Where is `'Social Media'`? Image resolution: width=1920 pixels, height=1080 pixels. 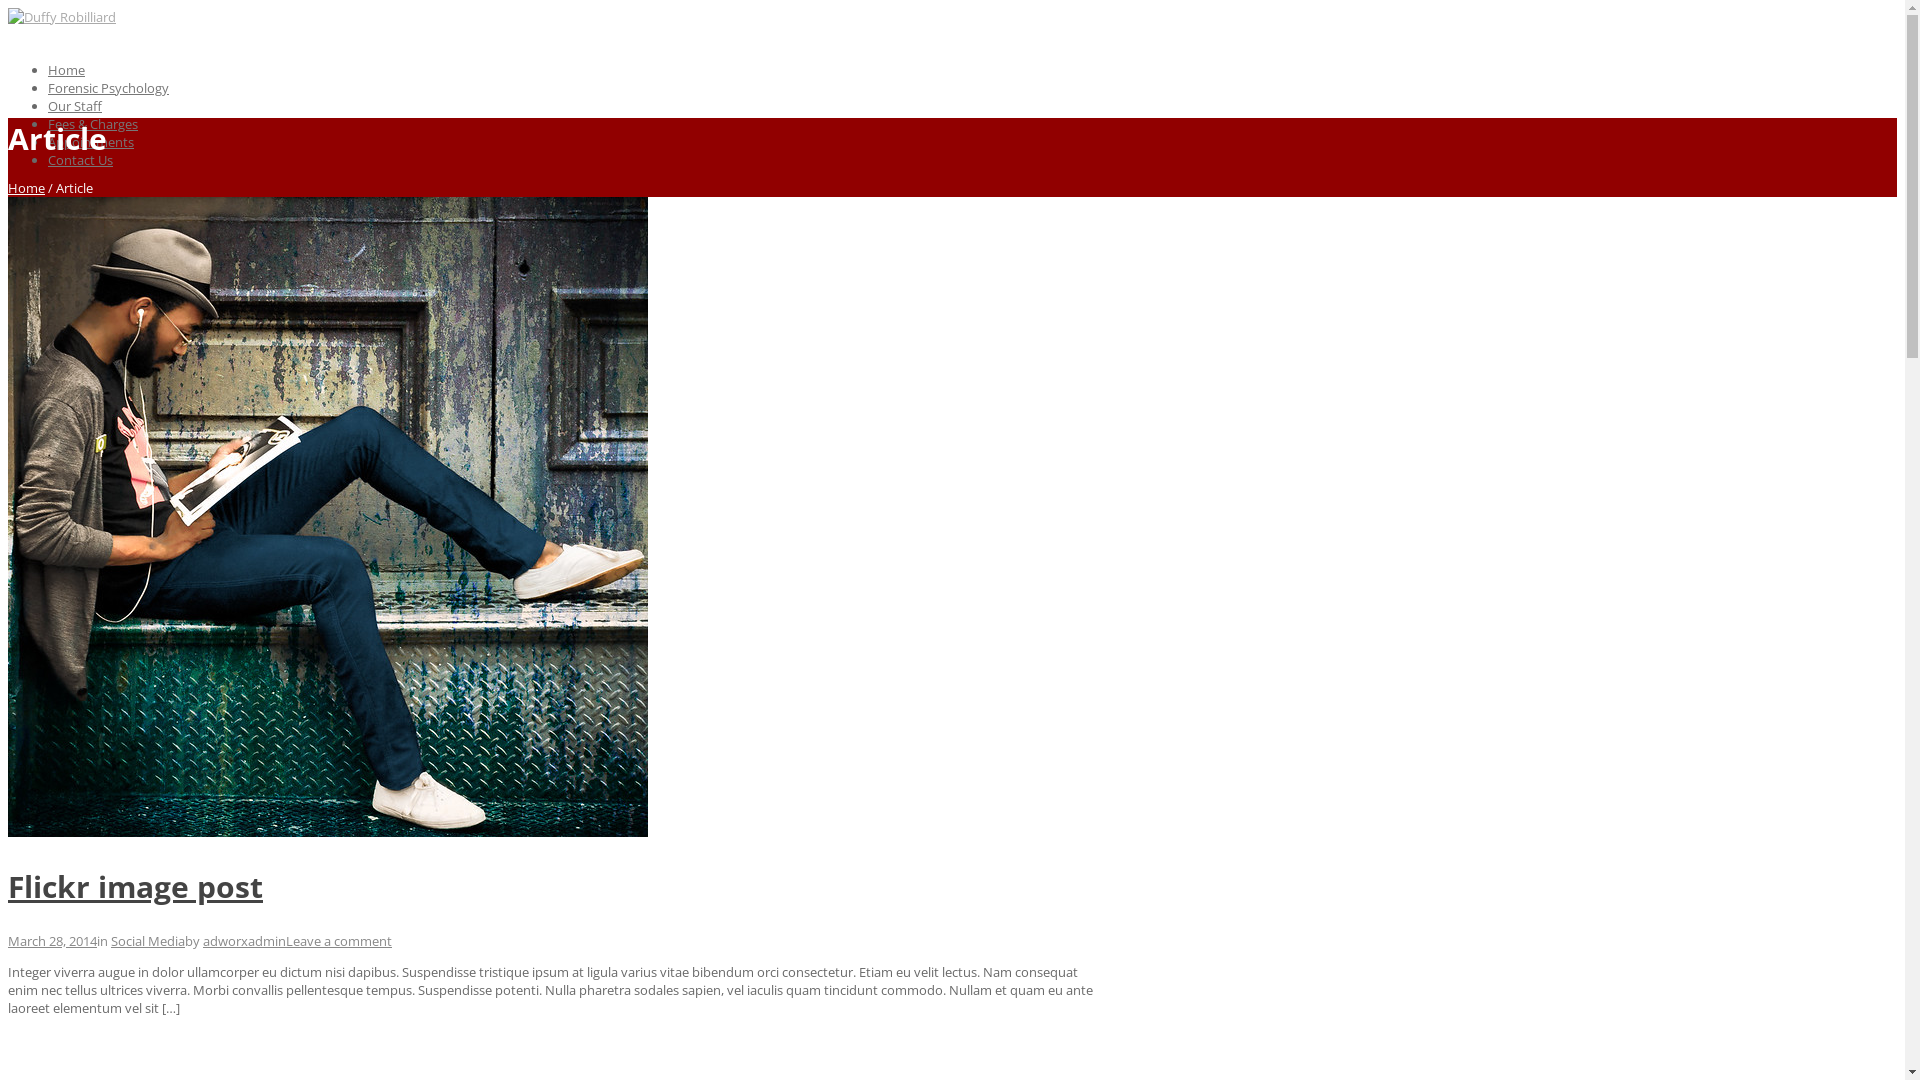 'Social Media' is located at coordinates (147, 941).